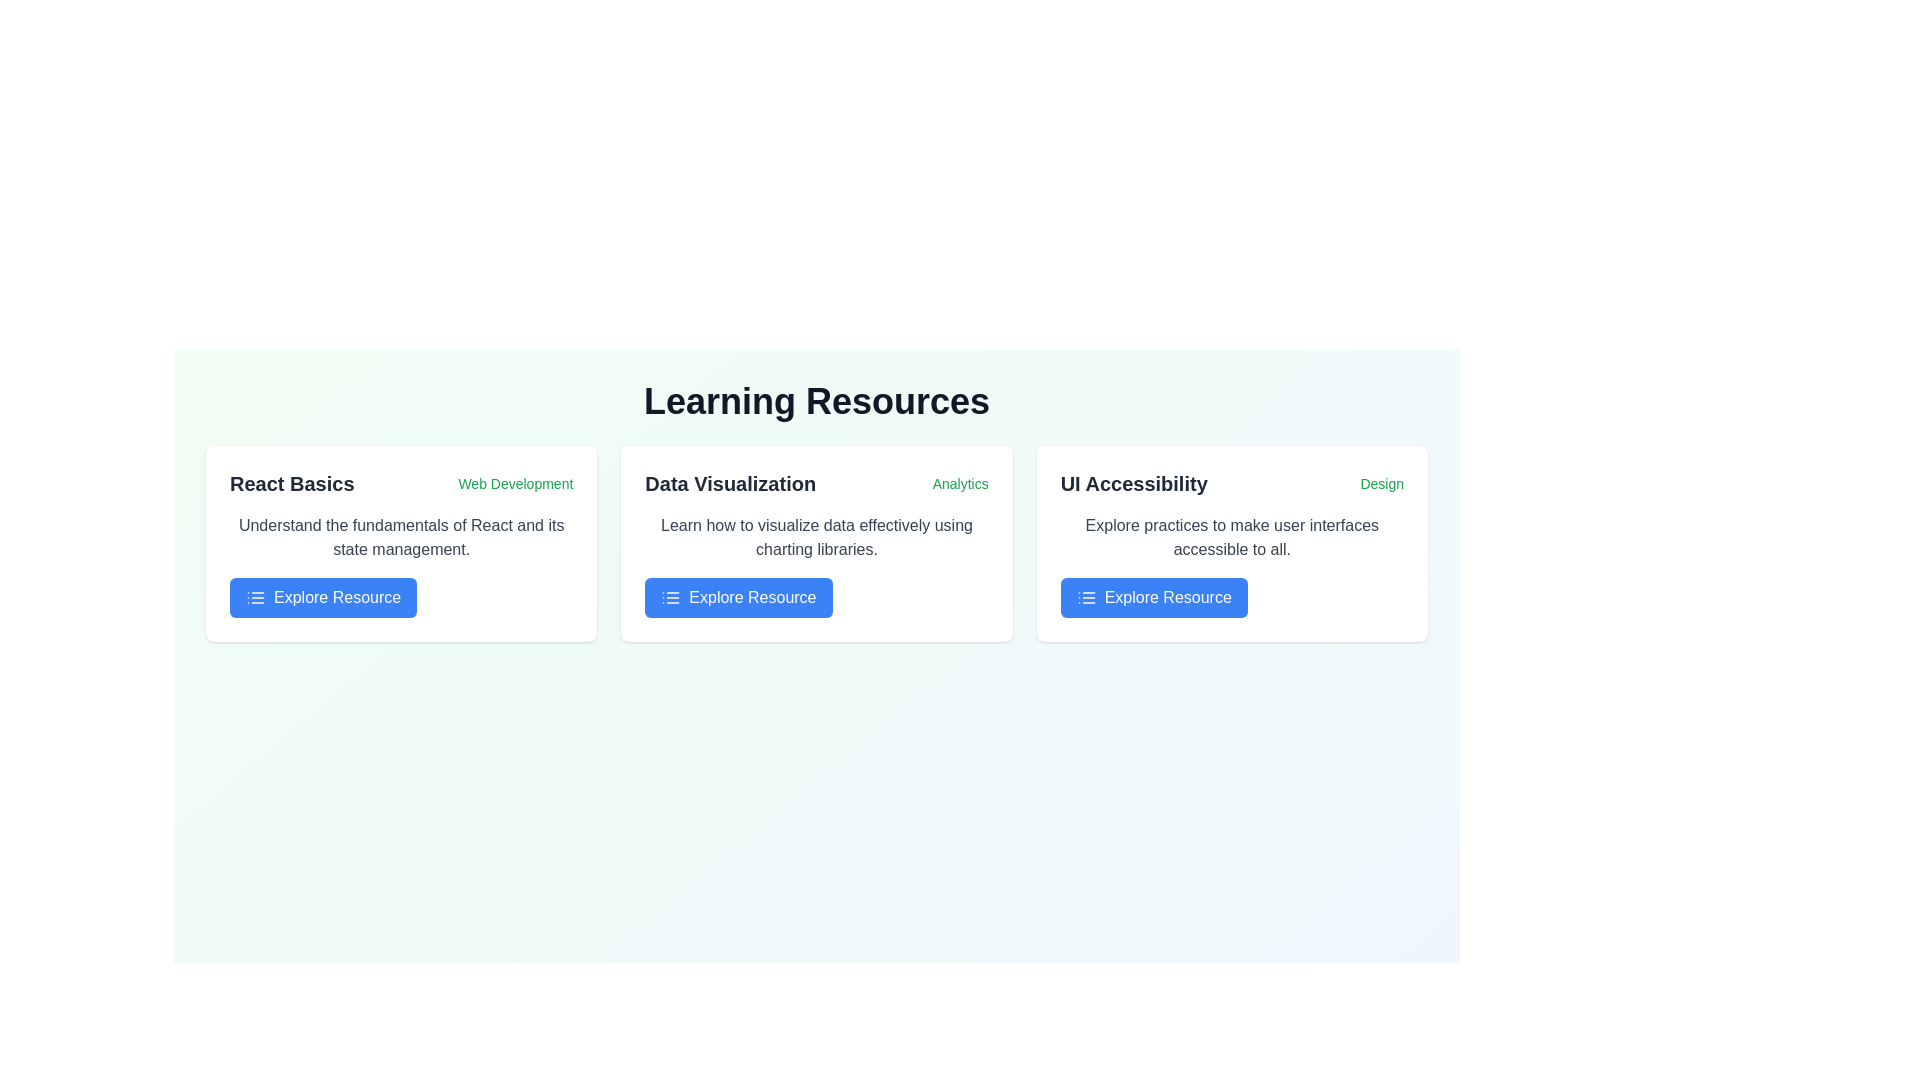 Image resolution: width=1920 pixels, height=1080 pixels. I want to click on the 'Explore Resource' button located at the bottom of the 'Data Visualization' card, so click(737, 596).